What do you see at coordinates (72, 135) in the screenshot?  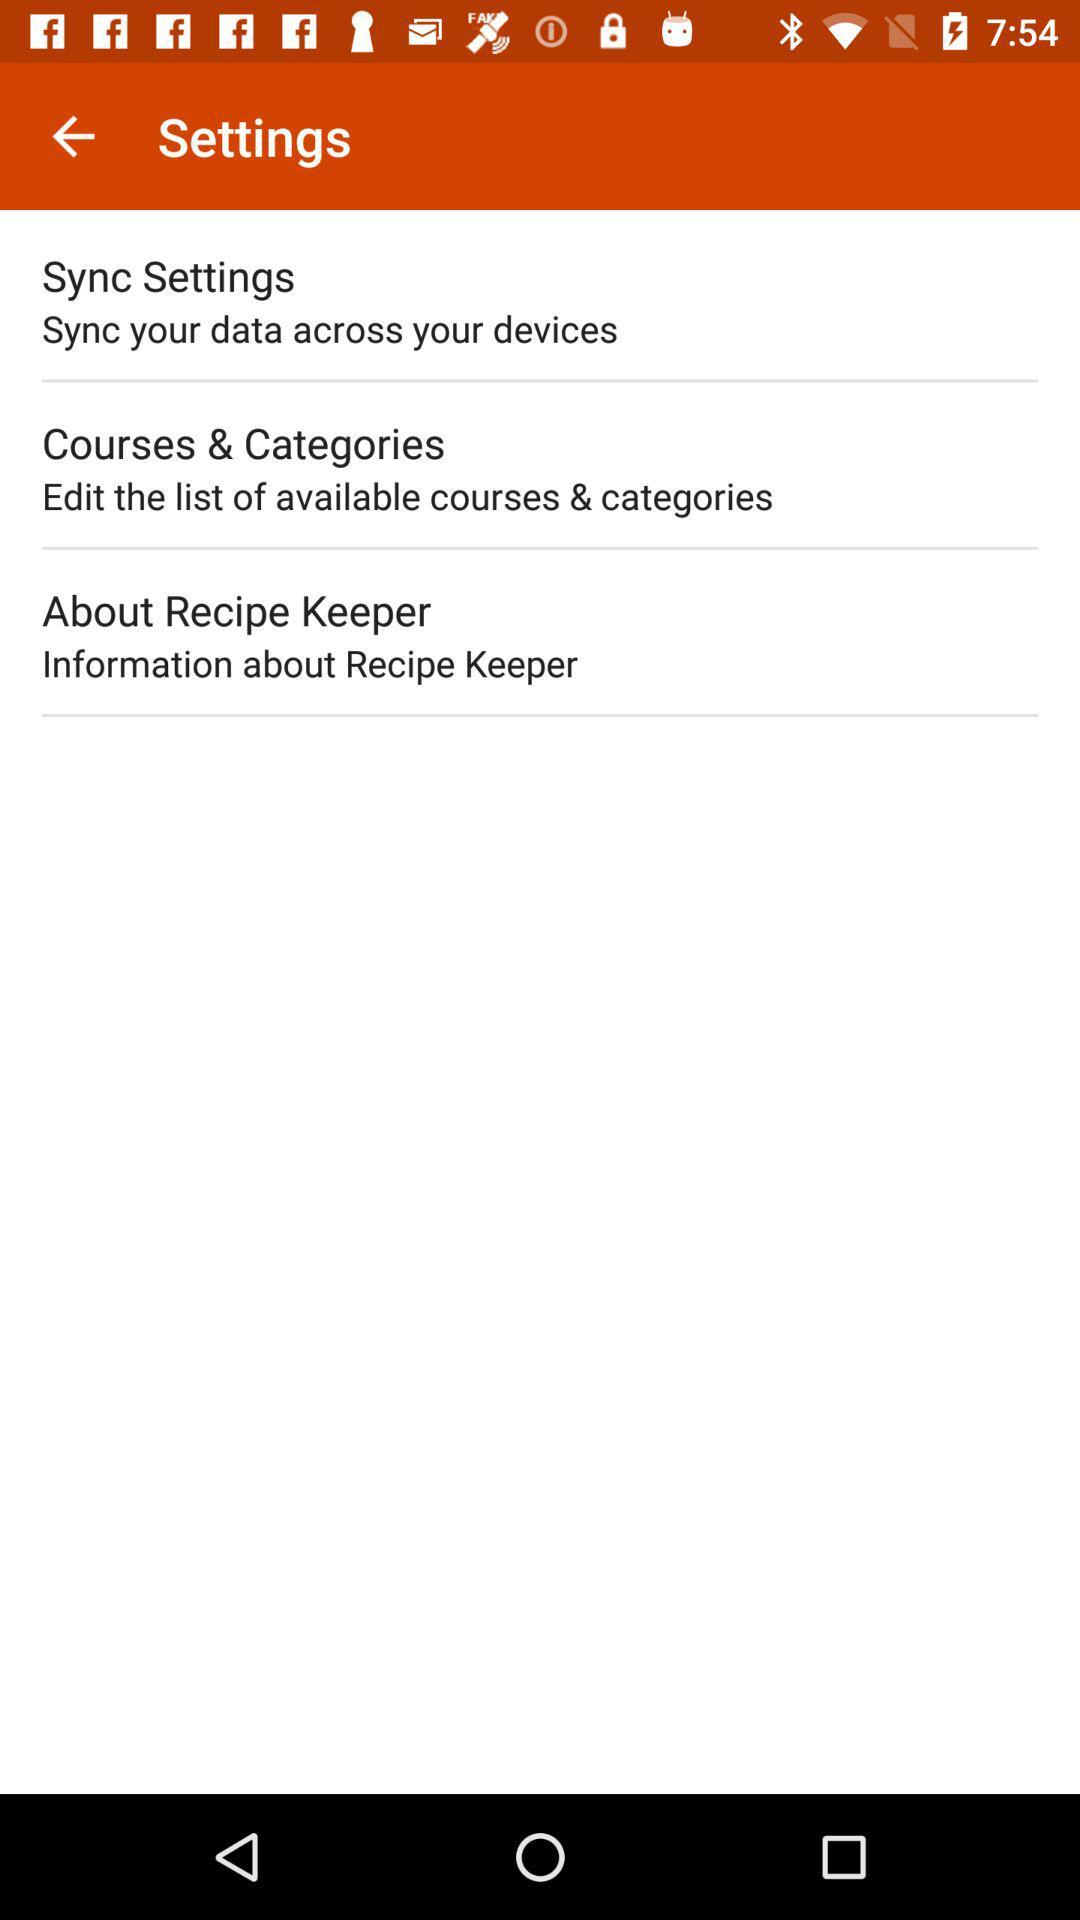 I see `icon above sync settings` at bounding box center [72, 135].